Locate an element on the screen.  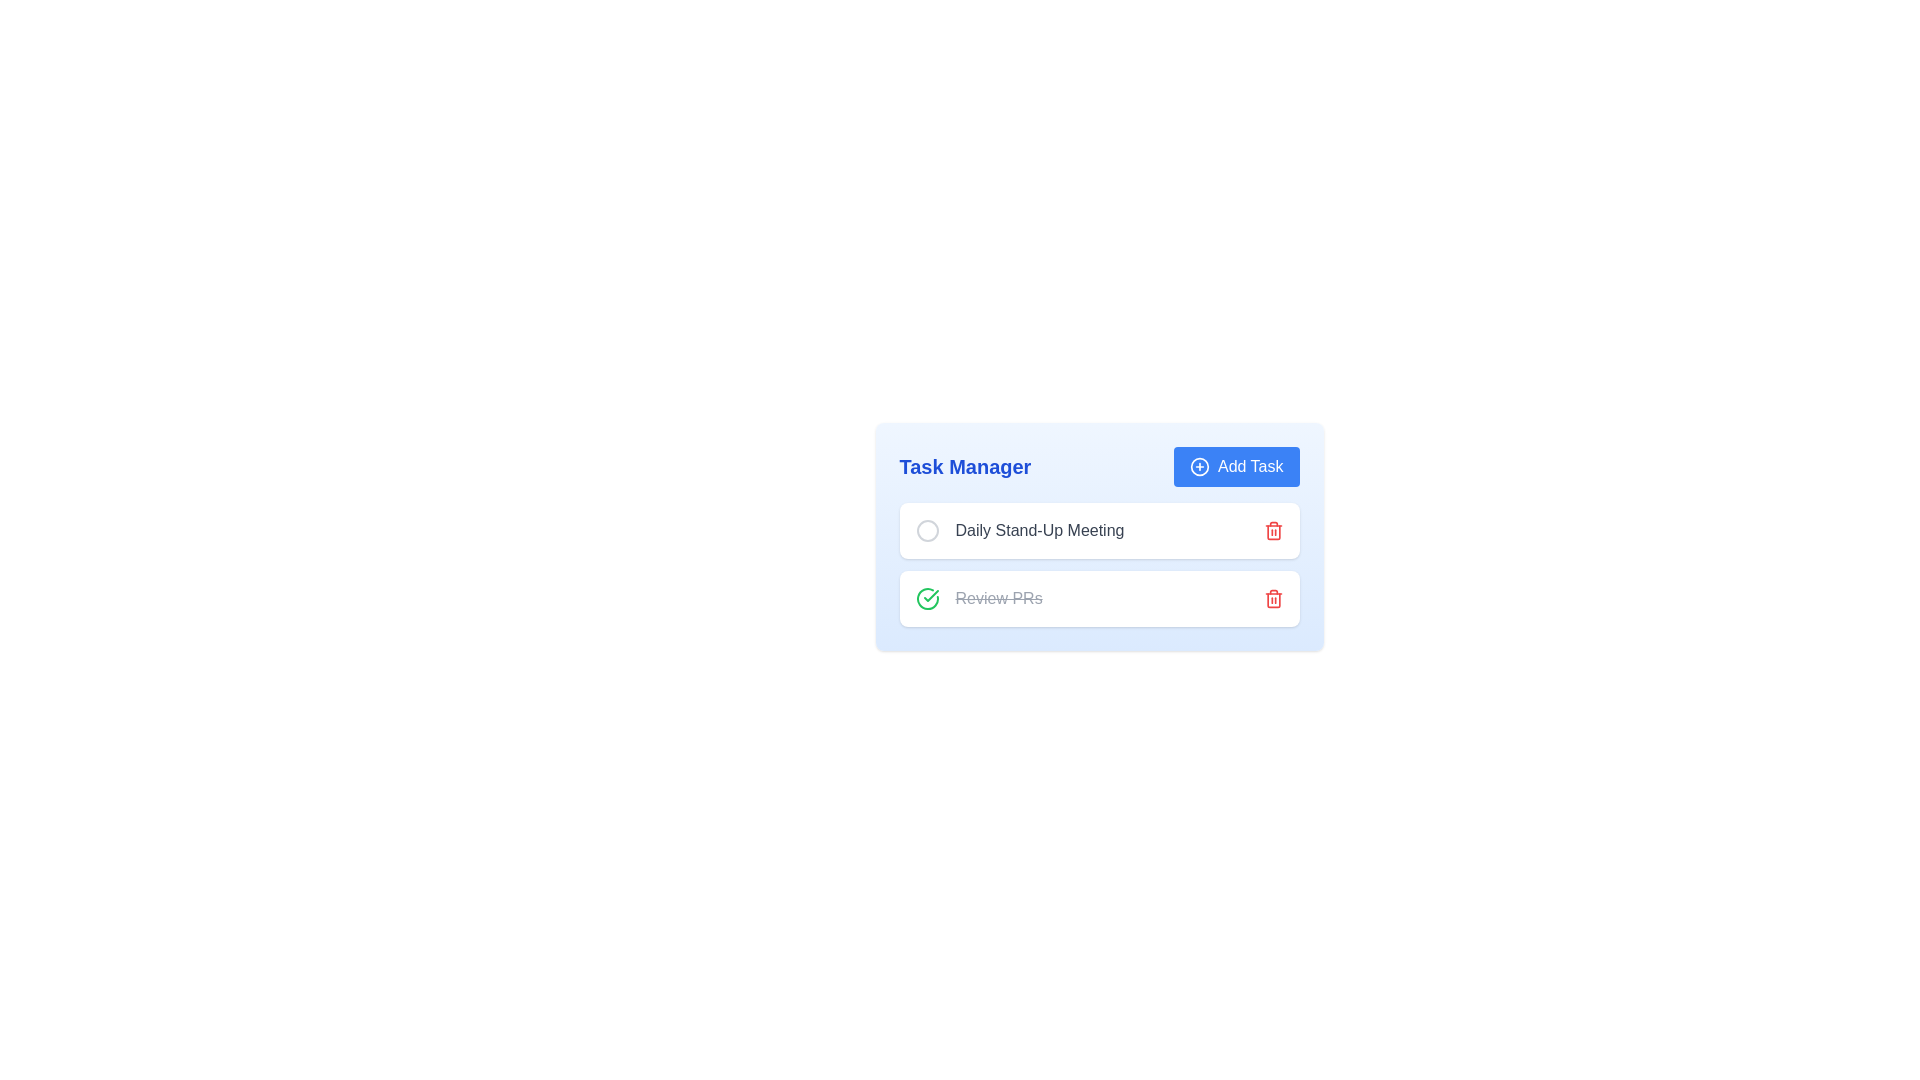
the 'Add Task' button with a blue background and white text, located on the right side of the 'Task Manager' header section is located at coordinates (1235, 466).